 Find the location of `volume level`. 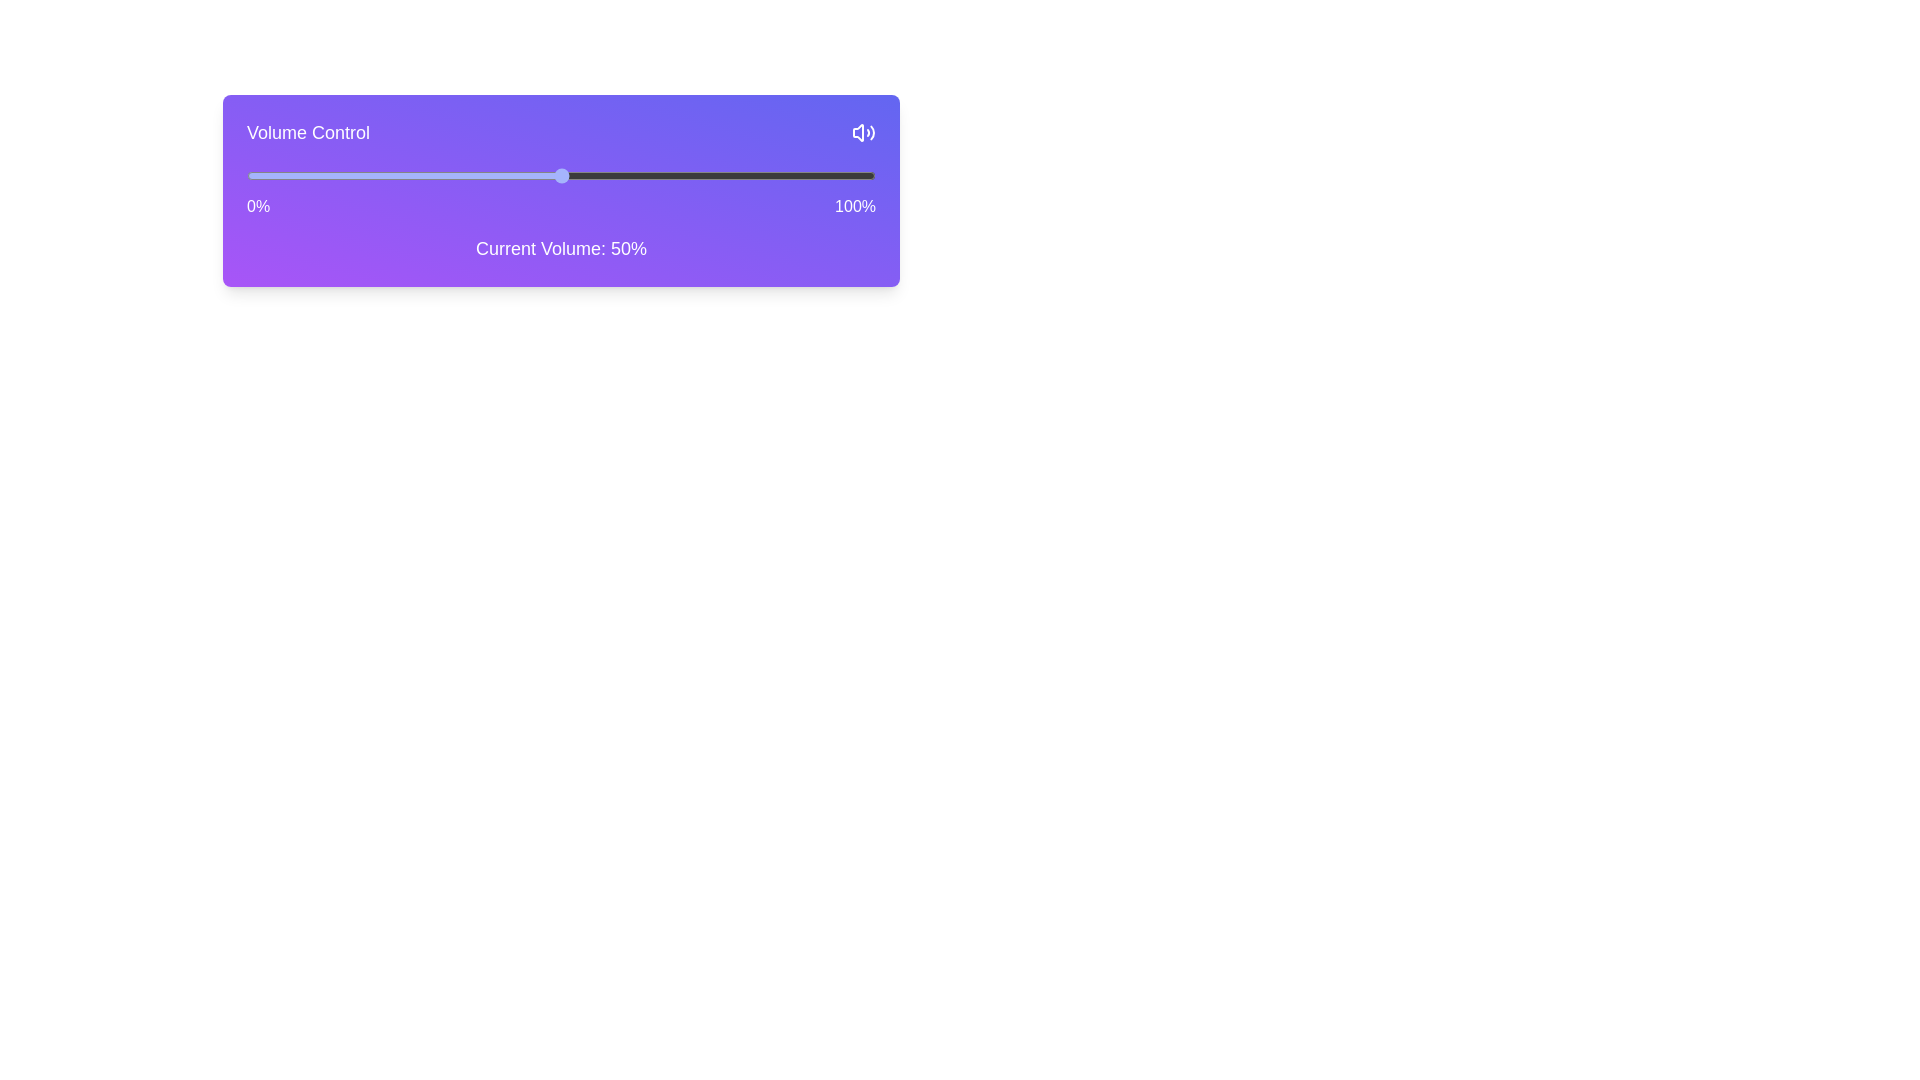

volume level is located at coordinates (761, 175).